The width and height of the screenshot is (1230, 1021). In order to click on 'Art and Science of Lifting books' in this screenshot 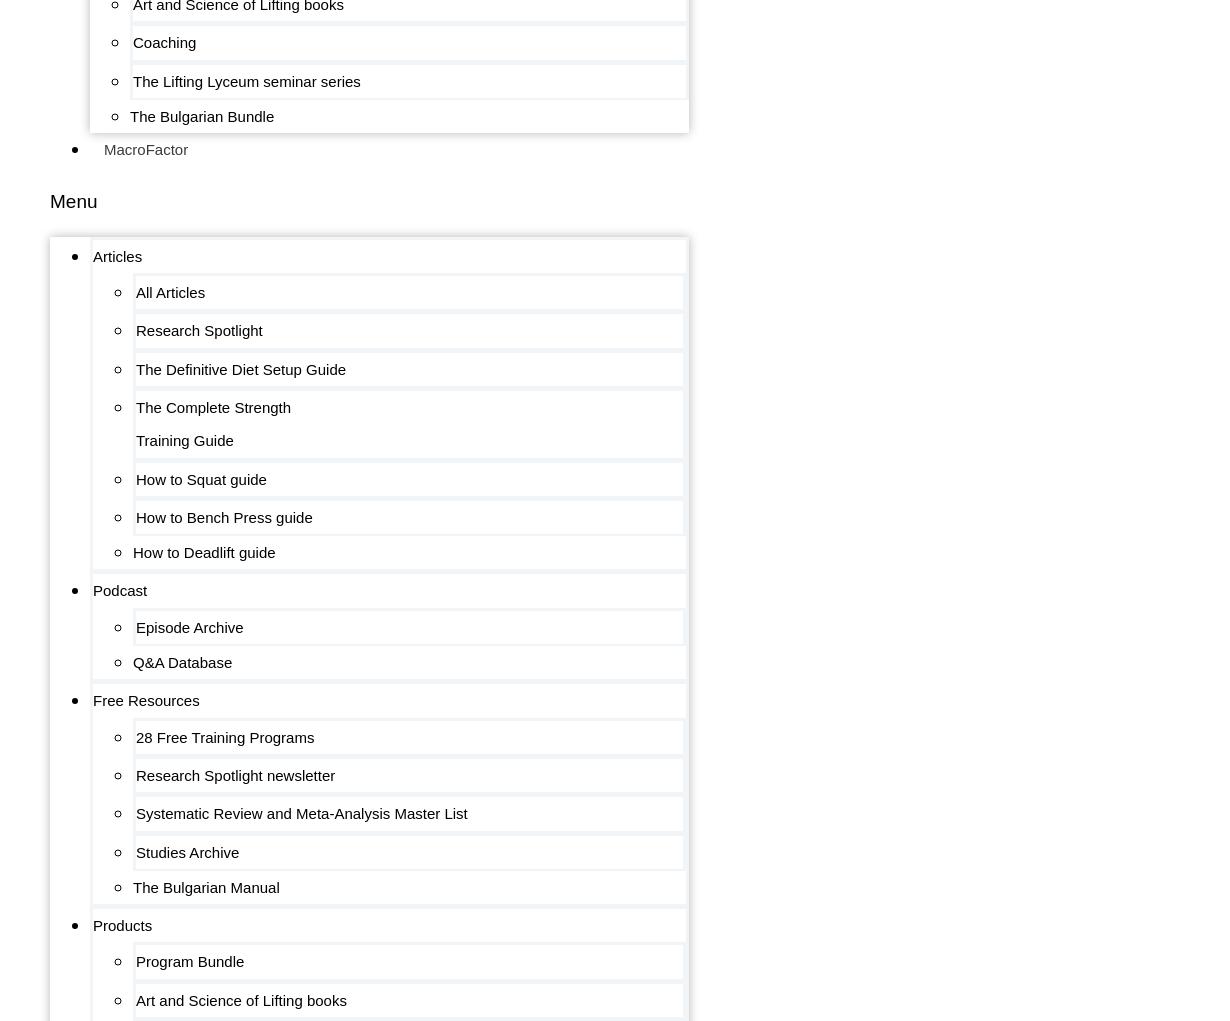, I will do `click(240, 999)`.